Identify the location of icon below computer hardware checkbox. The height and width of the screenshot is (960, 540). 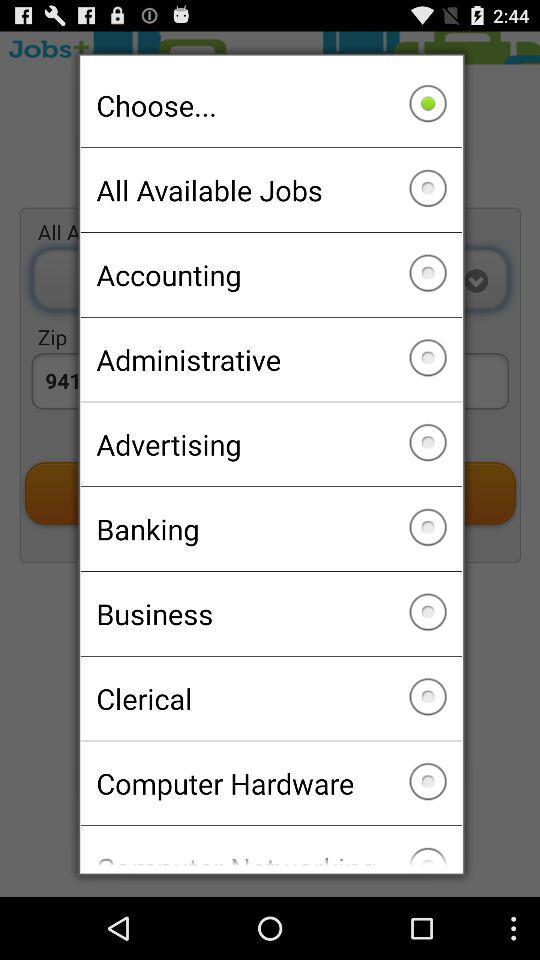
(270, 845).